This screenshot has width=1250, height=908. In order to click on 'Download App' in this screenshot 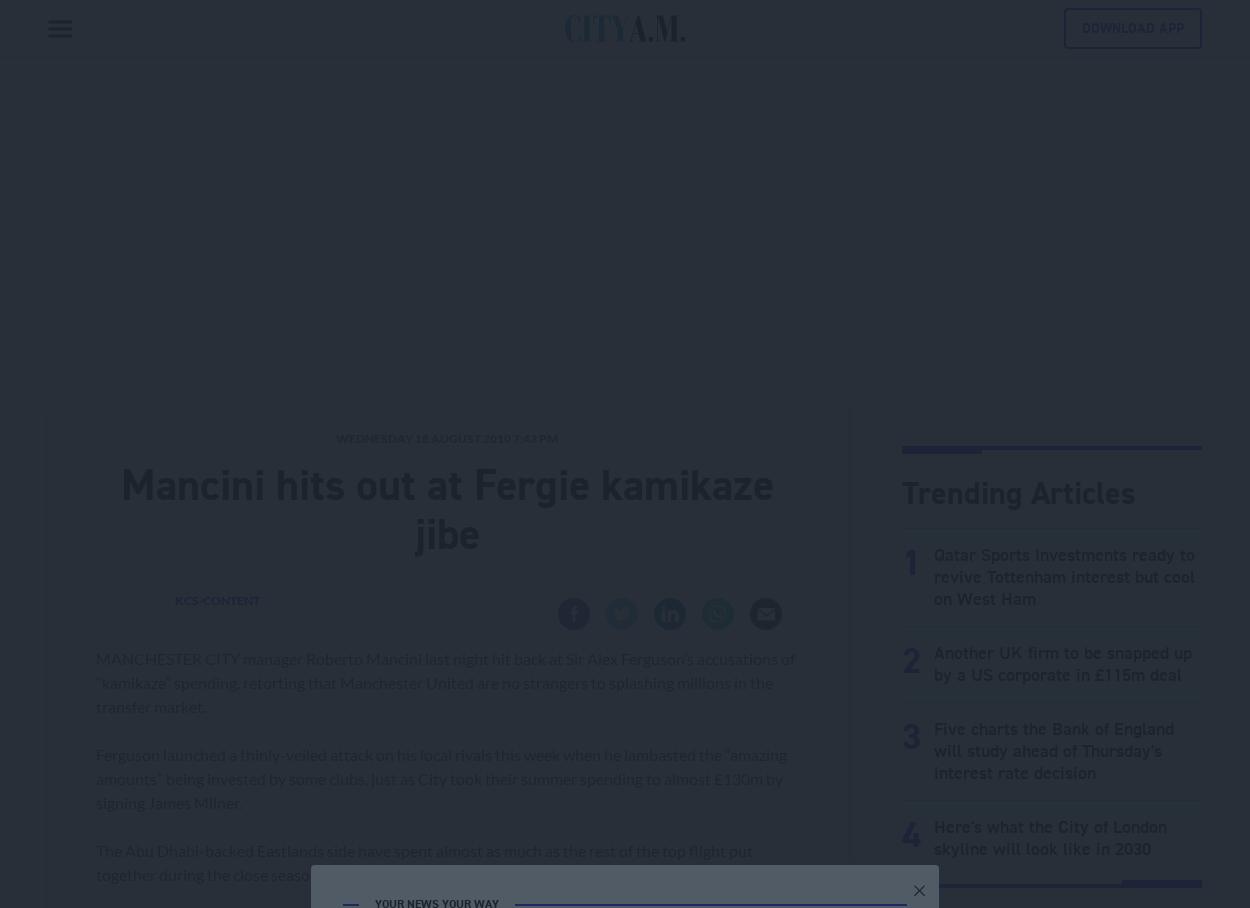, I will do `click(1133, 27)`.